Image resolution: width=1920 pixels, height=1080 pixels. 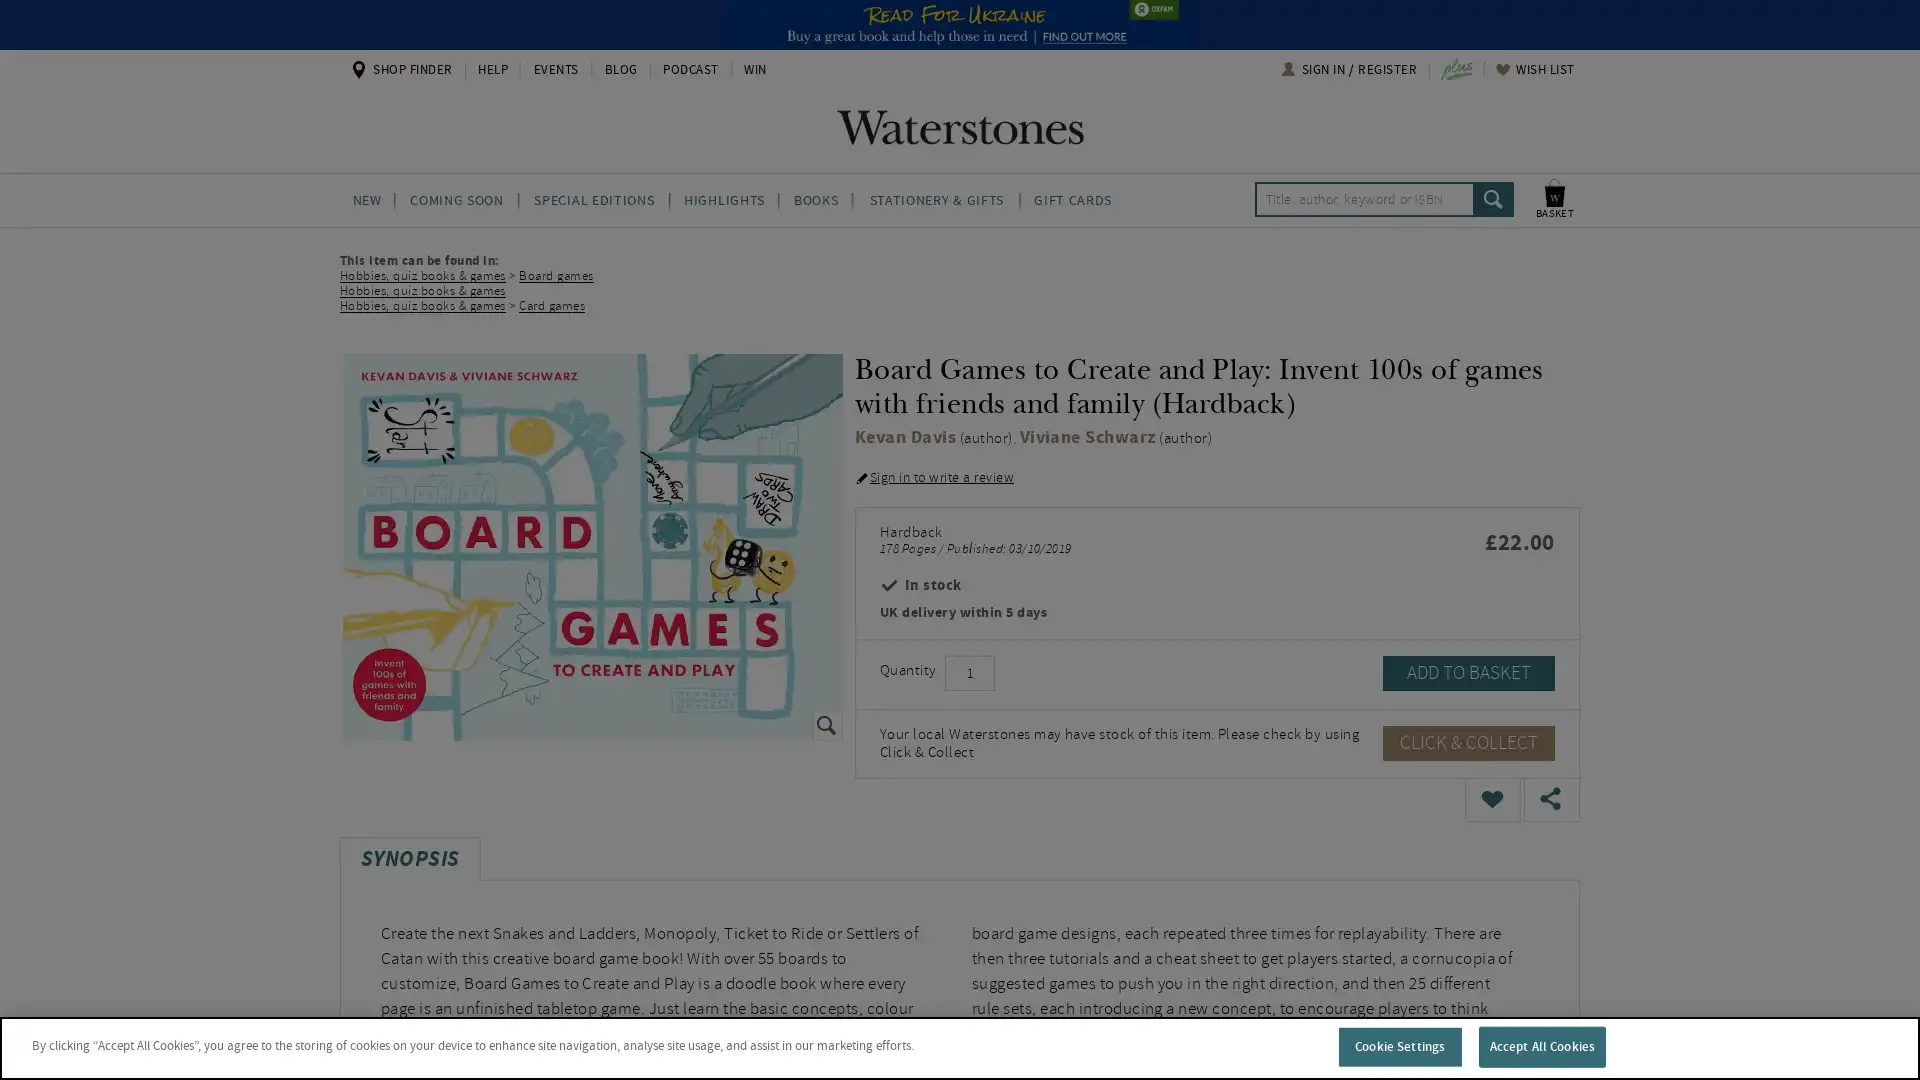 What do you see at coordinates (1468, 672) in the screenshot?
I see `ADD TO BASKET` at bounding box center [1468, 672].